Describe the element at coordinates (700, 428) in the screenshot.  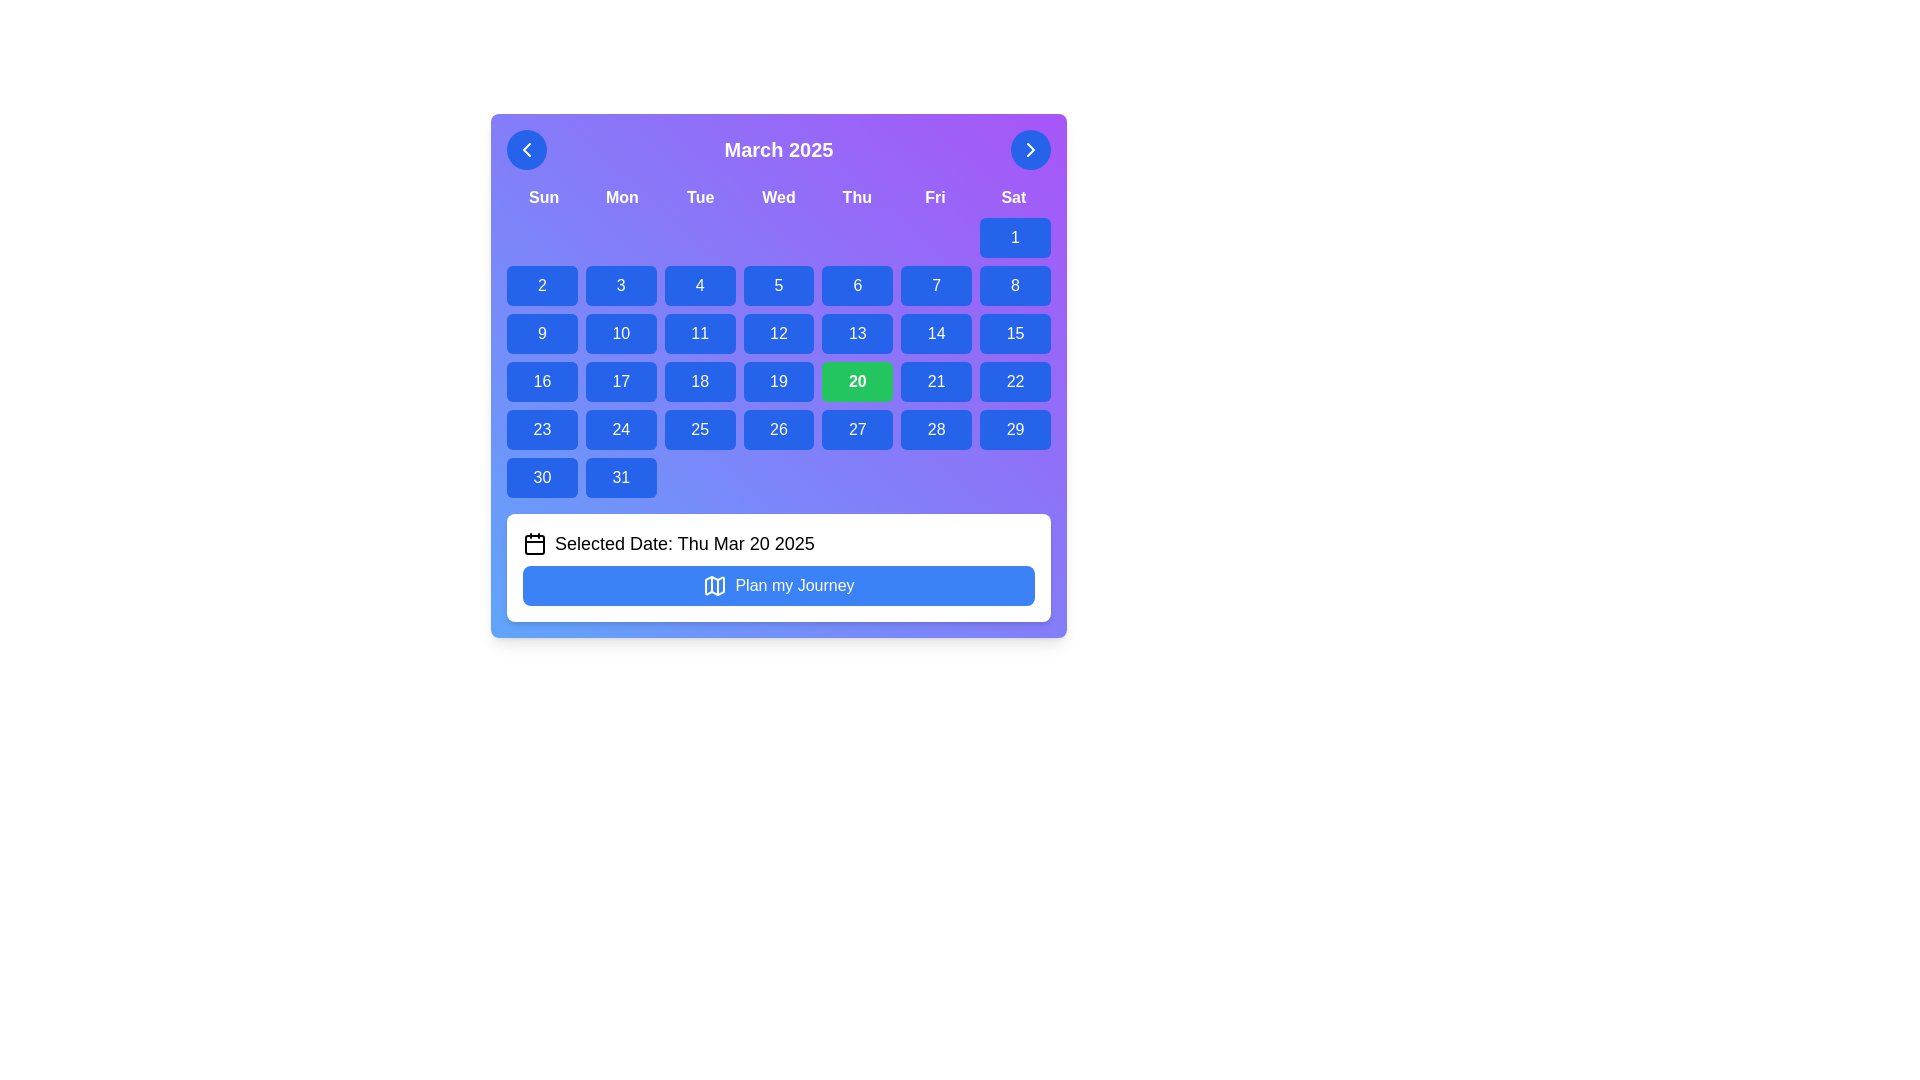
I see `the blue button labeled '25' with a bold white font, located in the fourth row and third column of the calendar grid` at that location.